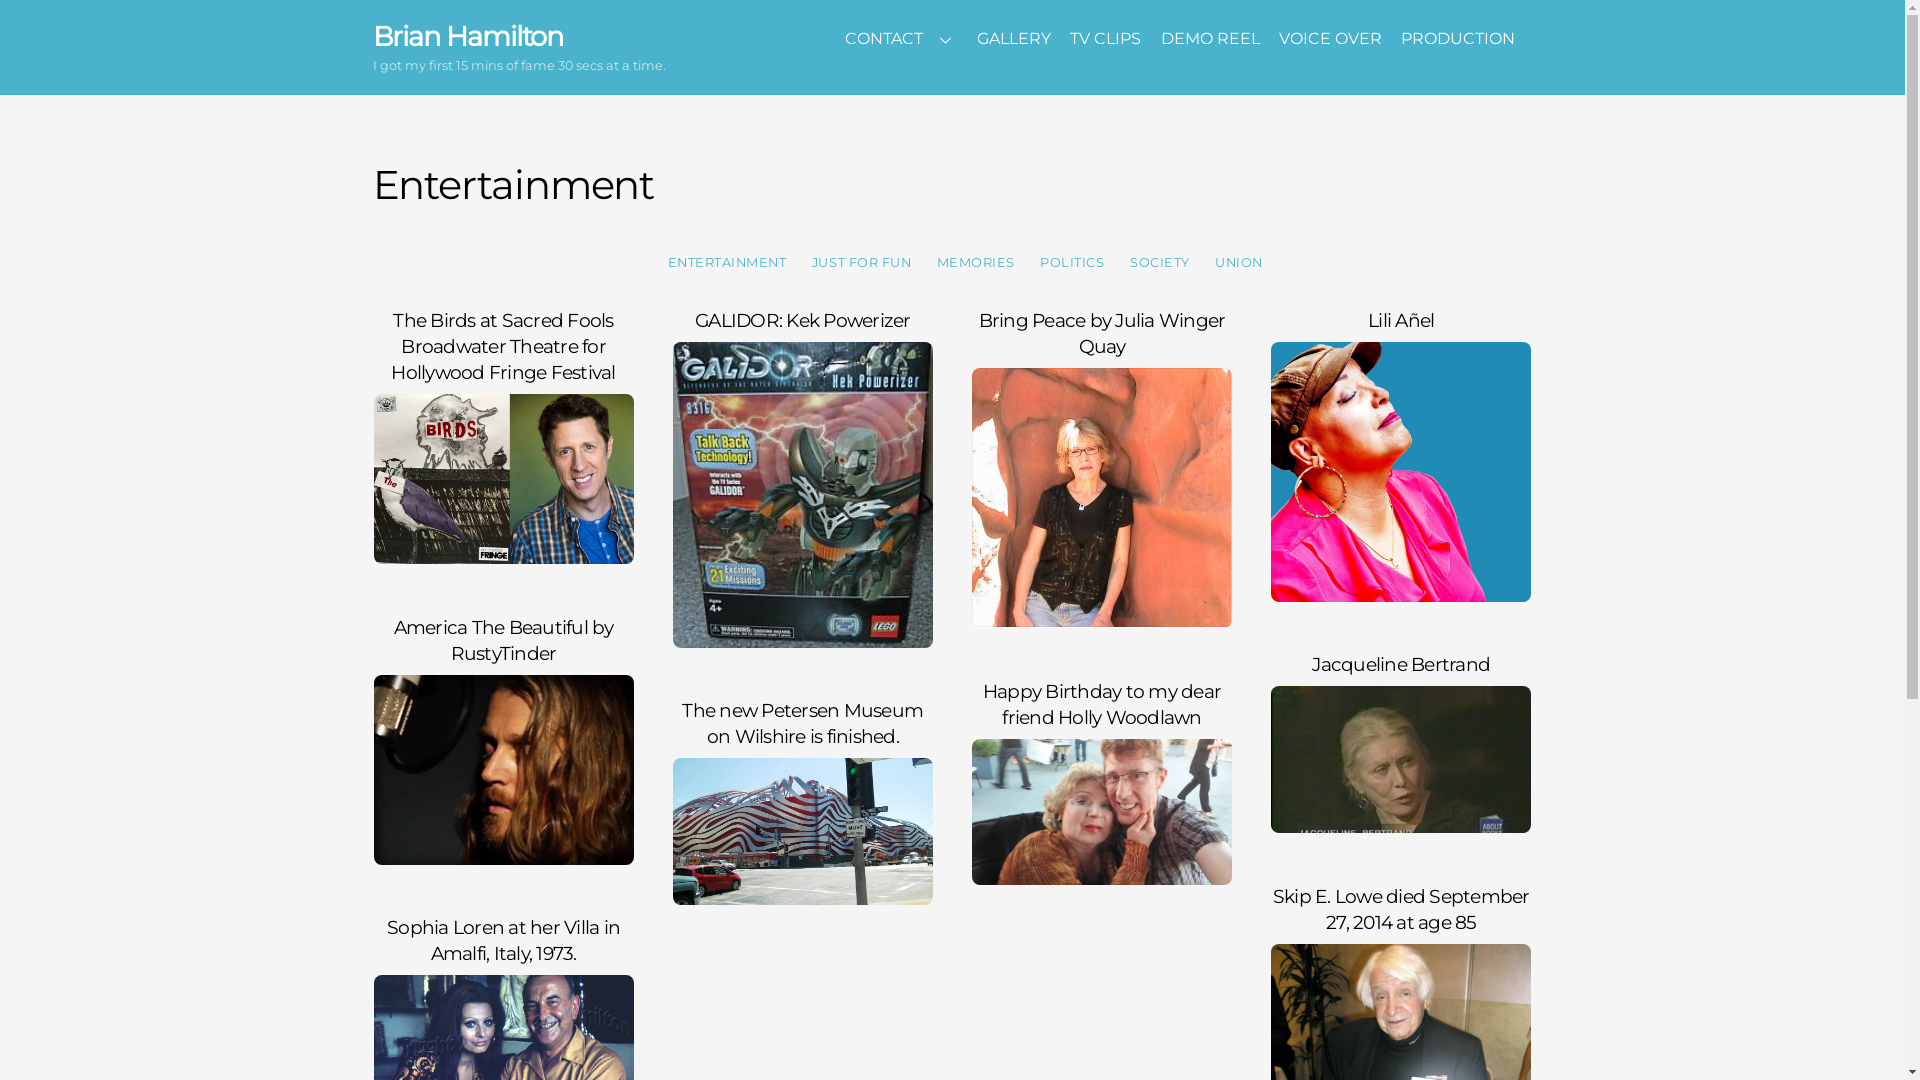  I want to click on 'VOICE OVER', so click(1329, 38).